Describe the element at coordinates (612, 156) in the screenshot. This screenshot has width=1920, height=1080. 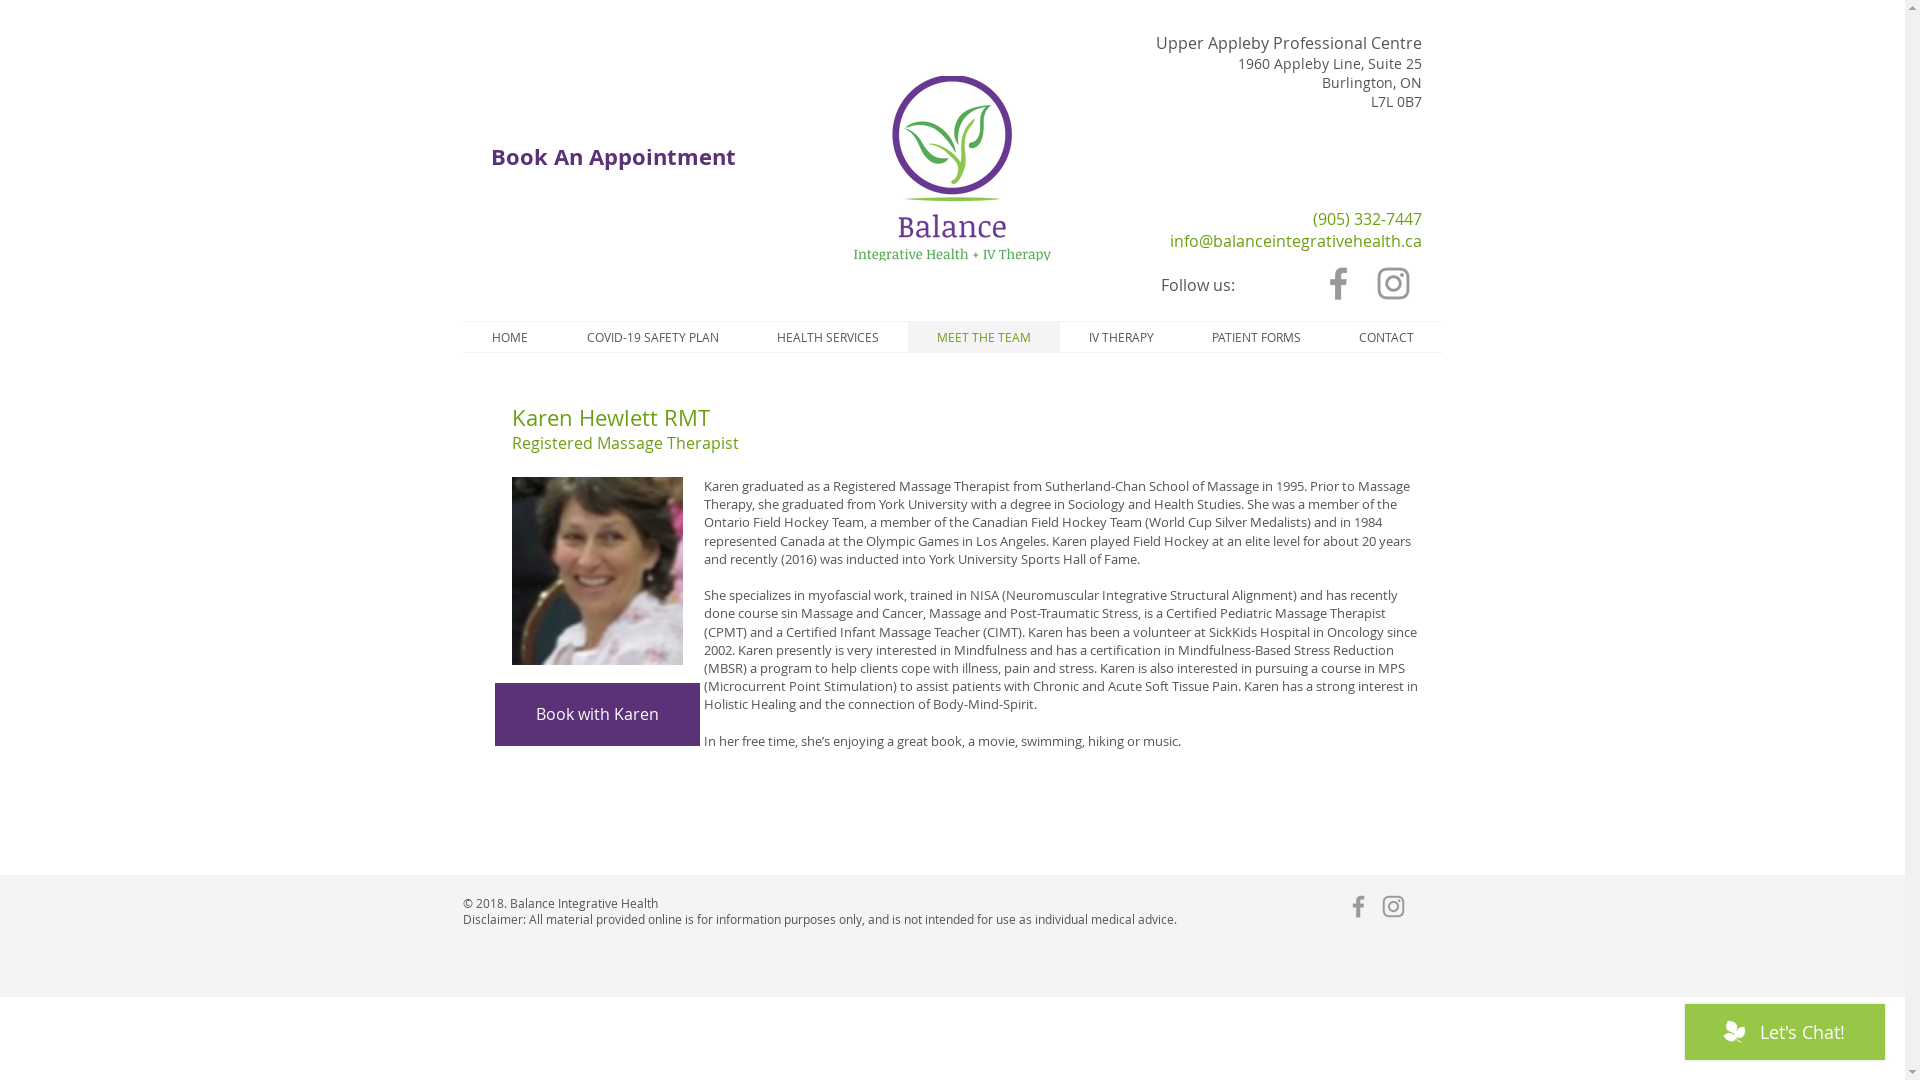
I see `'Book An Appointment'` at that location.